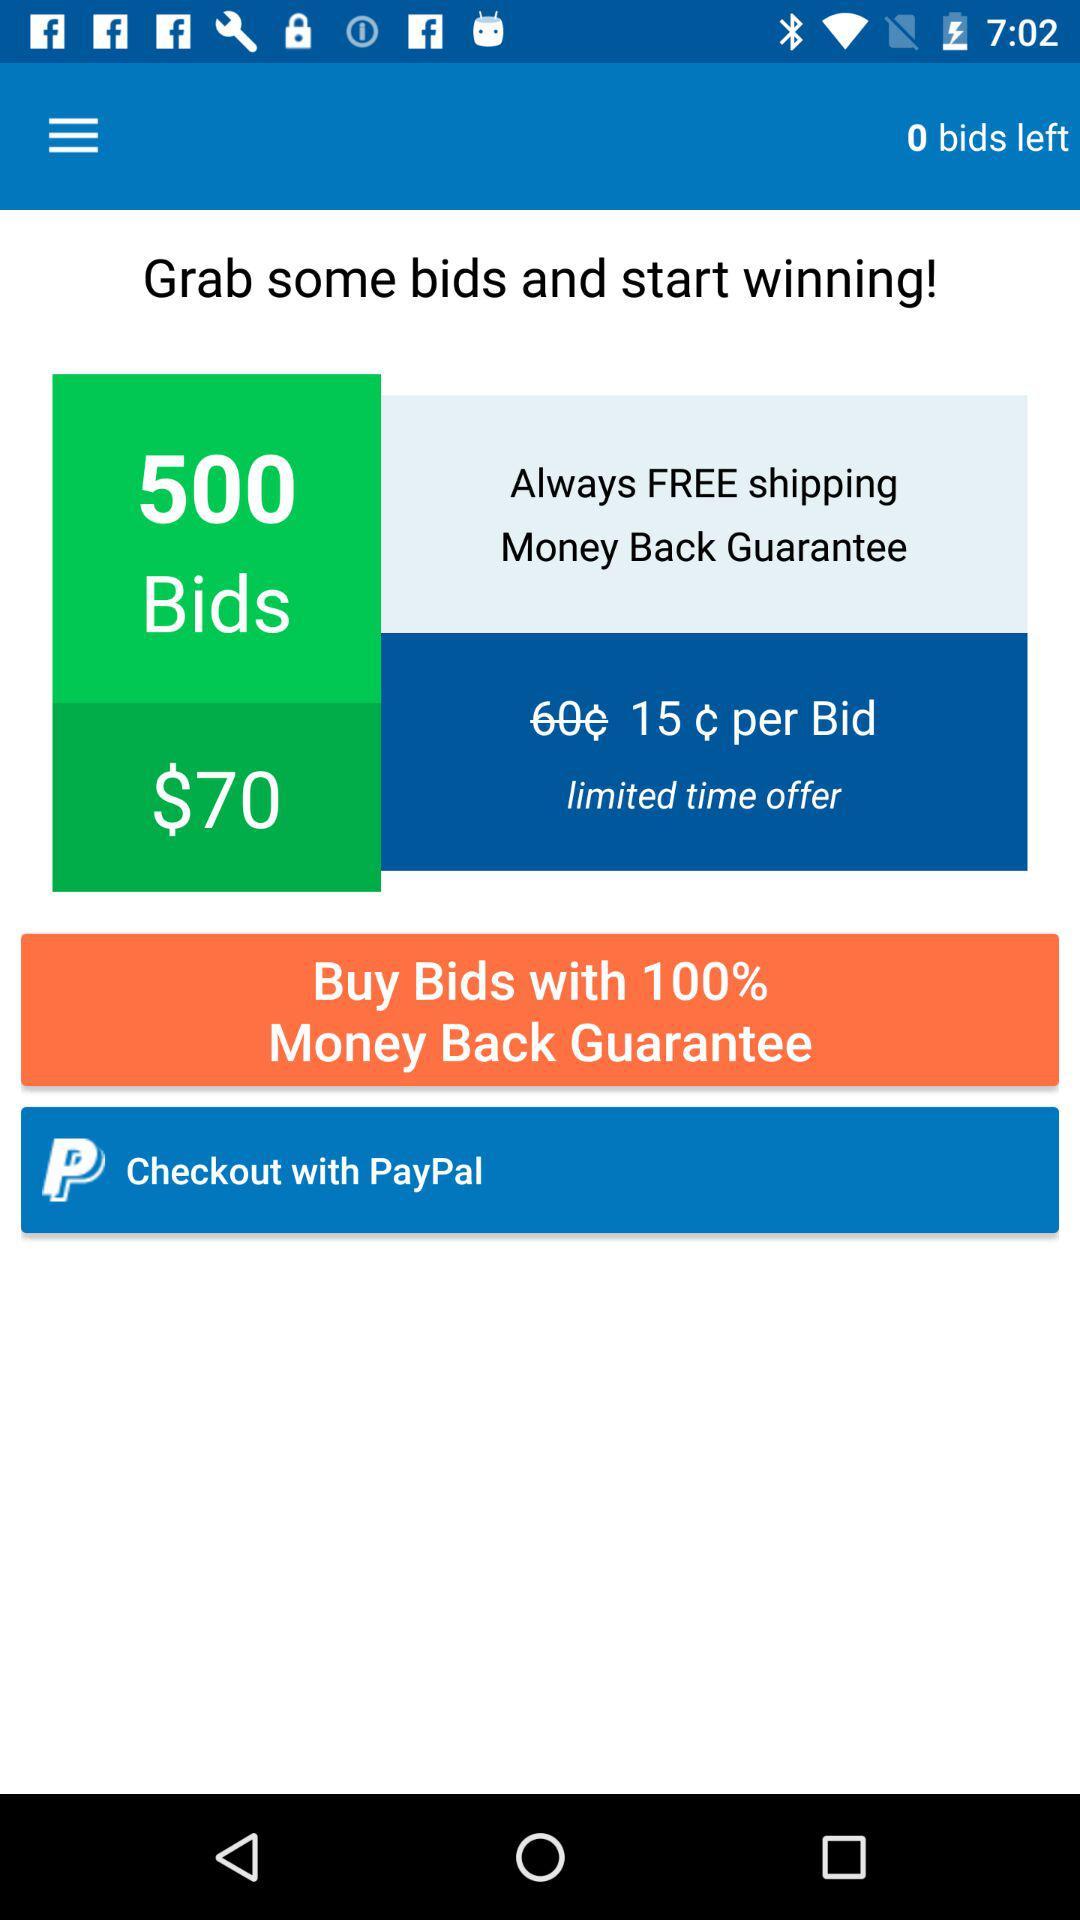 This screenshot has width=1080, height=1920. What do you see at coordinates (540, 1170) in the screenshot?
I see `item below the buy bids with item` at bounding box center [540, 1170].